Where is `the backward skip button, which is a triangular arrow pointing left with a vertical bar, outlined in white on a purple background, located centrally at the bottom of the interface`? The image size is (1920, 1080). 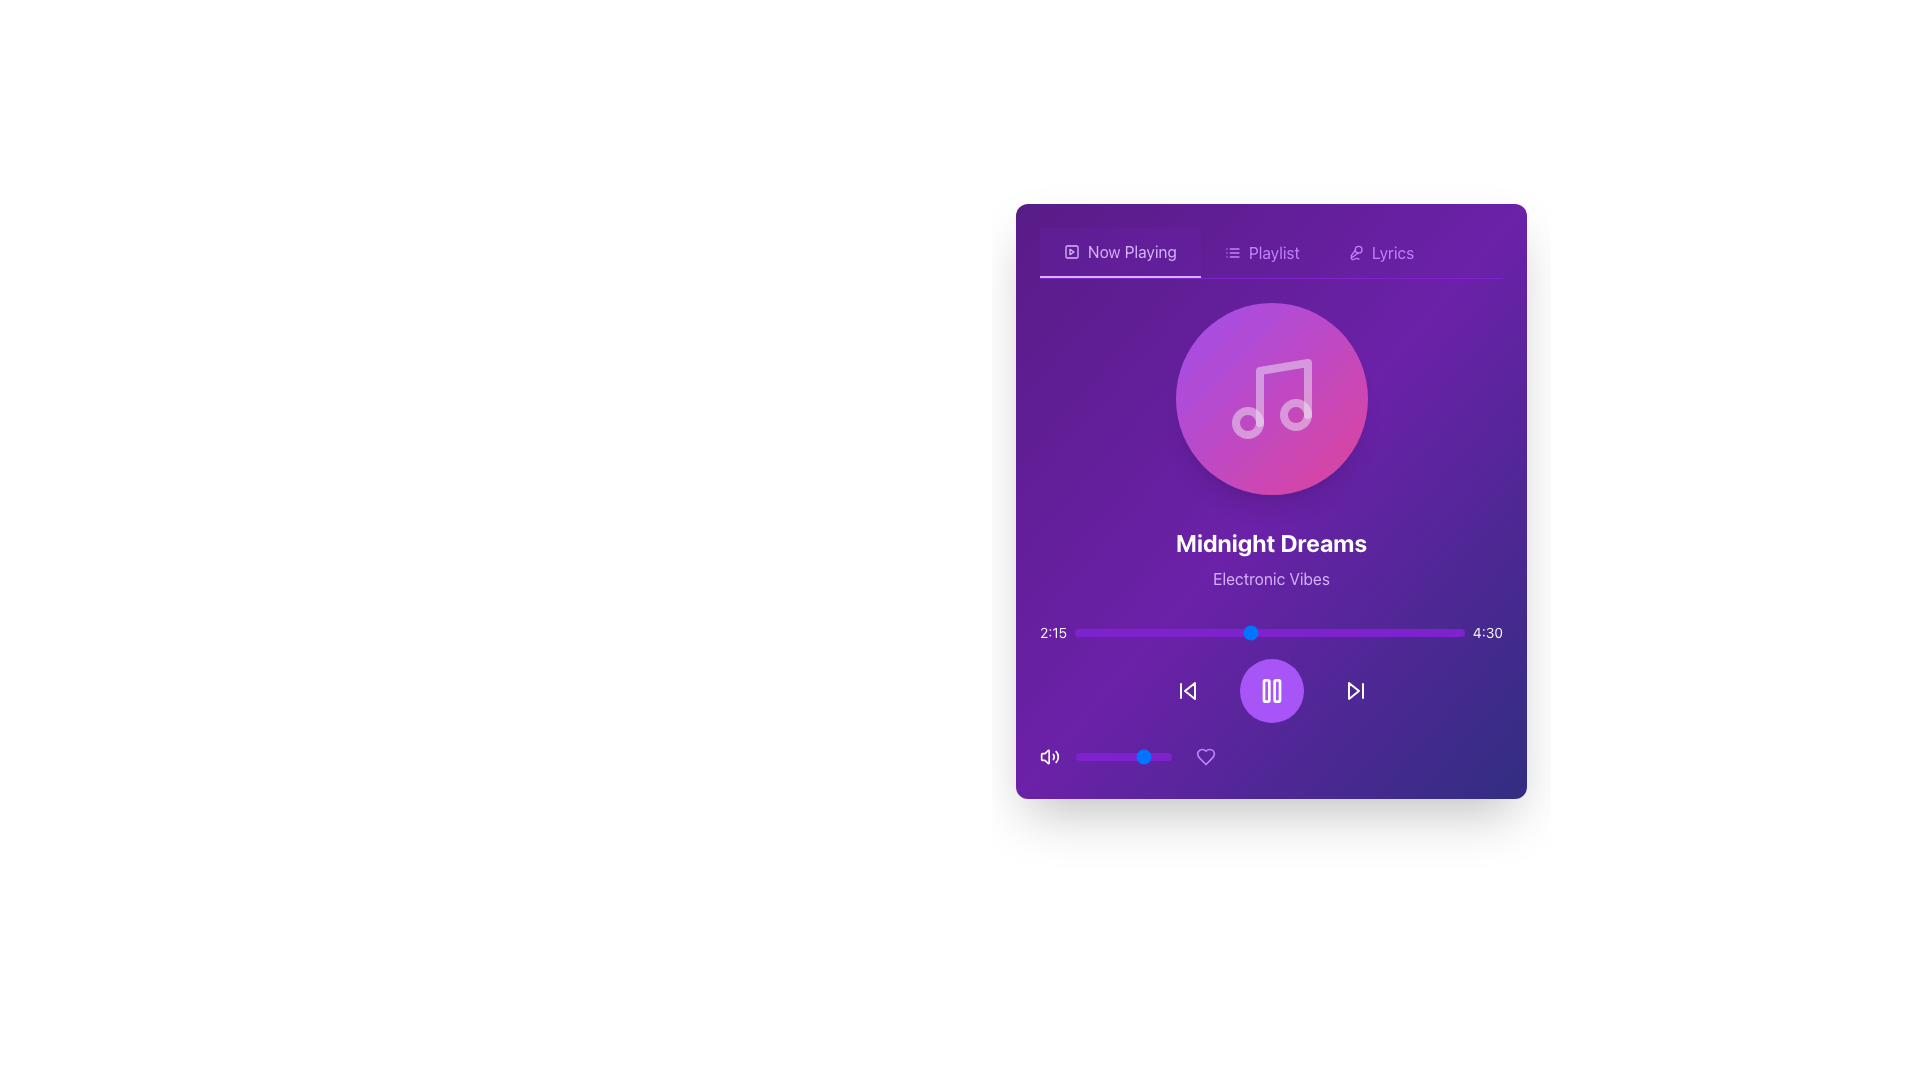
the backward skip button, which is a triangular arrow pointing left with a vertical bar, outlined in white on a purple background, located centrally at the bottom of the interface is located at coordinates (1187, 689).